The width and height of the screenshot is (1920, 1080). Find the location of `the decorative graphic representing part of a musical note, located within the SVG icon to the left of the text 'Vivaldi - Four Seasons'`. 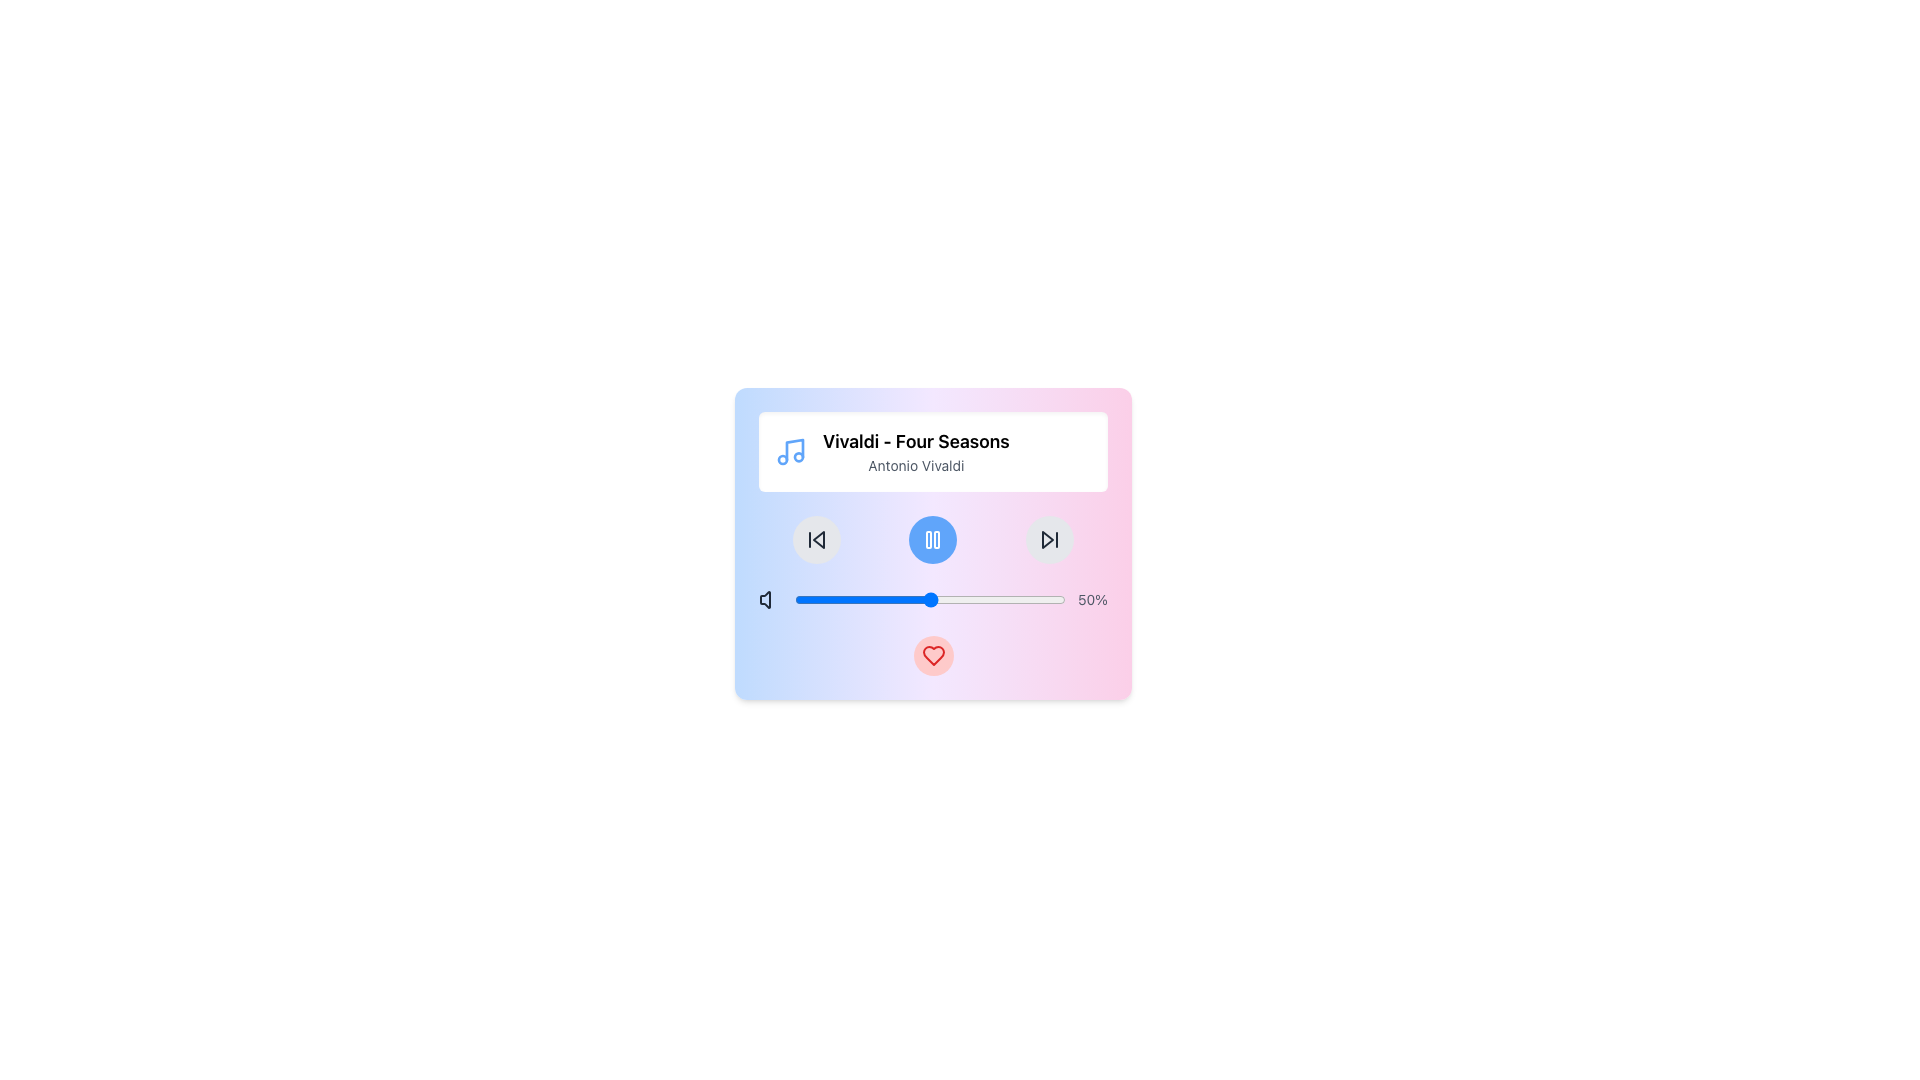

the decorative graphic representing part of a musical note, located within the SVG icon to the left of the text 'Vivaldi - Four Seasons' is located at coordinates (794, 450).